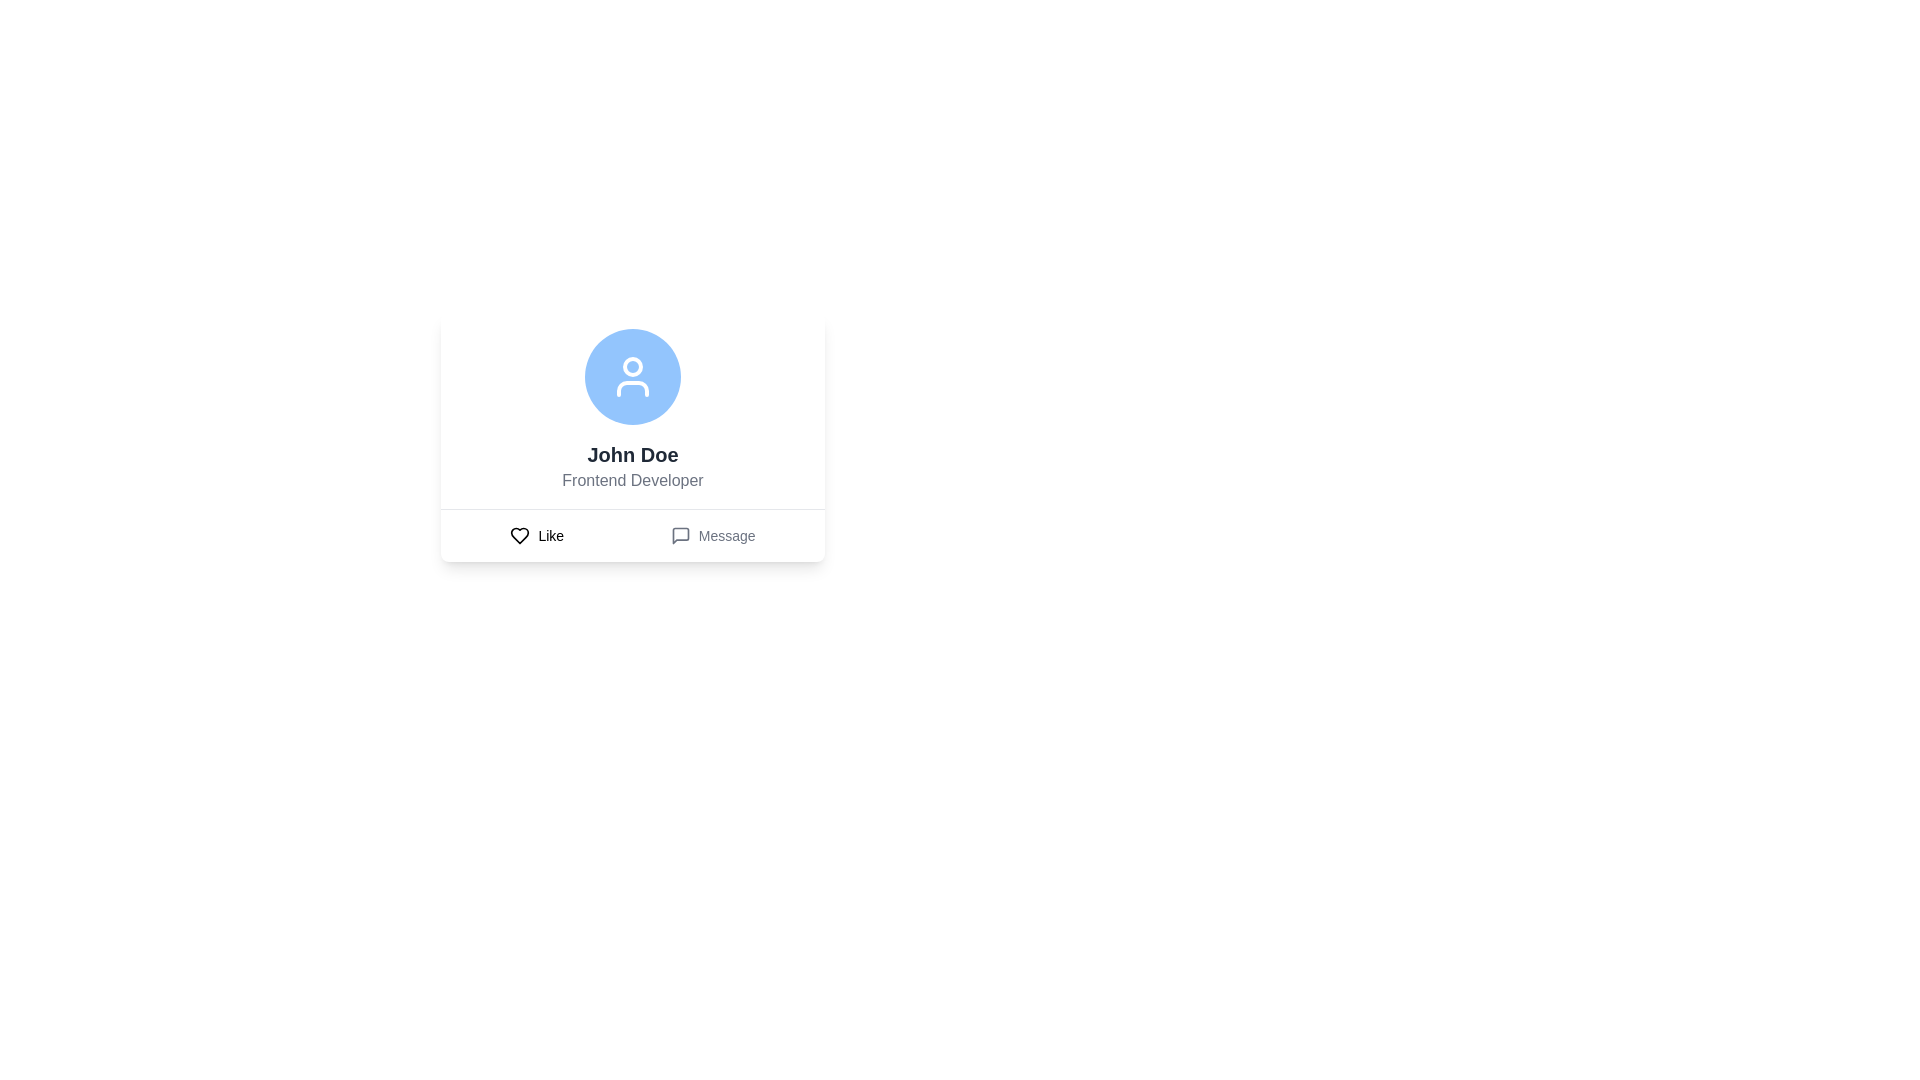 The width and height of the screenshot is (1920, 1080). I want to click on the vector graphic element that represents a part of the head-and-shoulders depiction in the user icon, located beneath the top circular section of the icon, so click(632, 389).